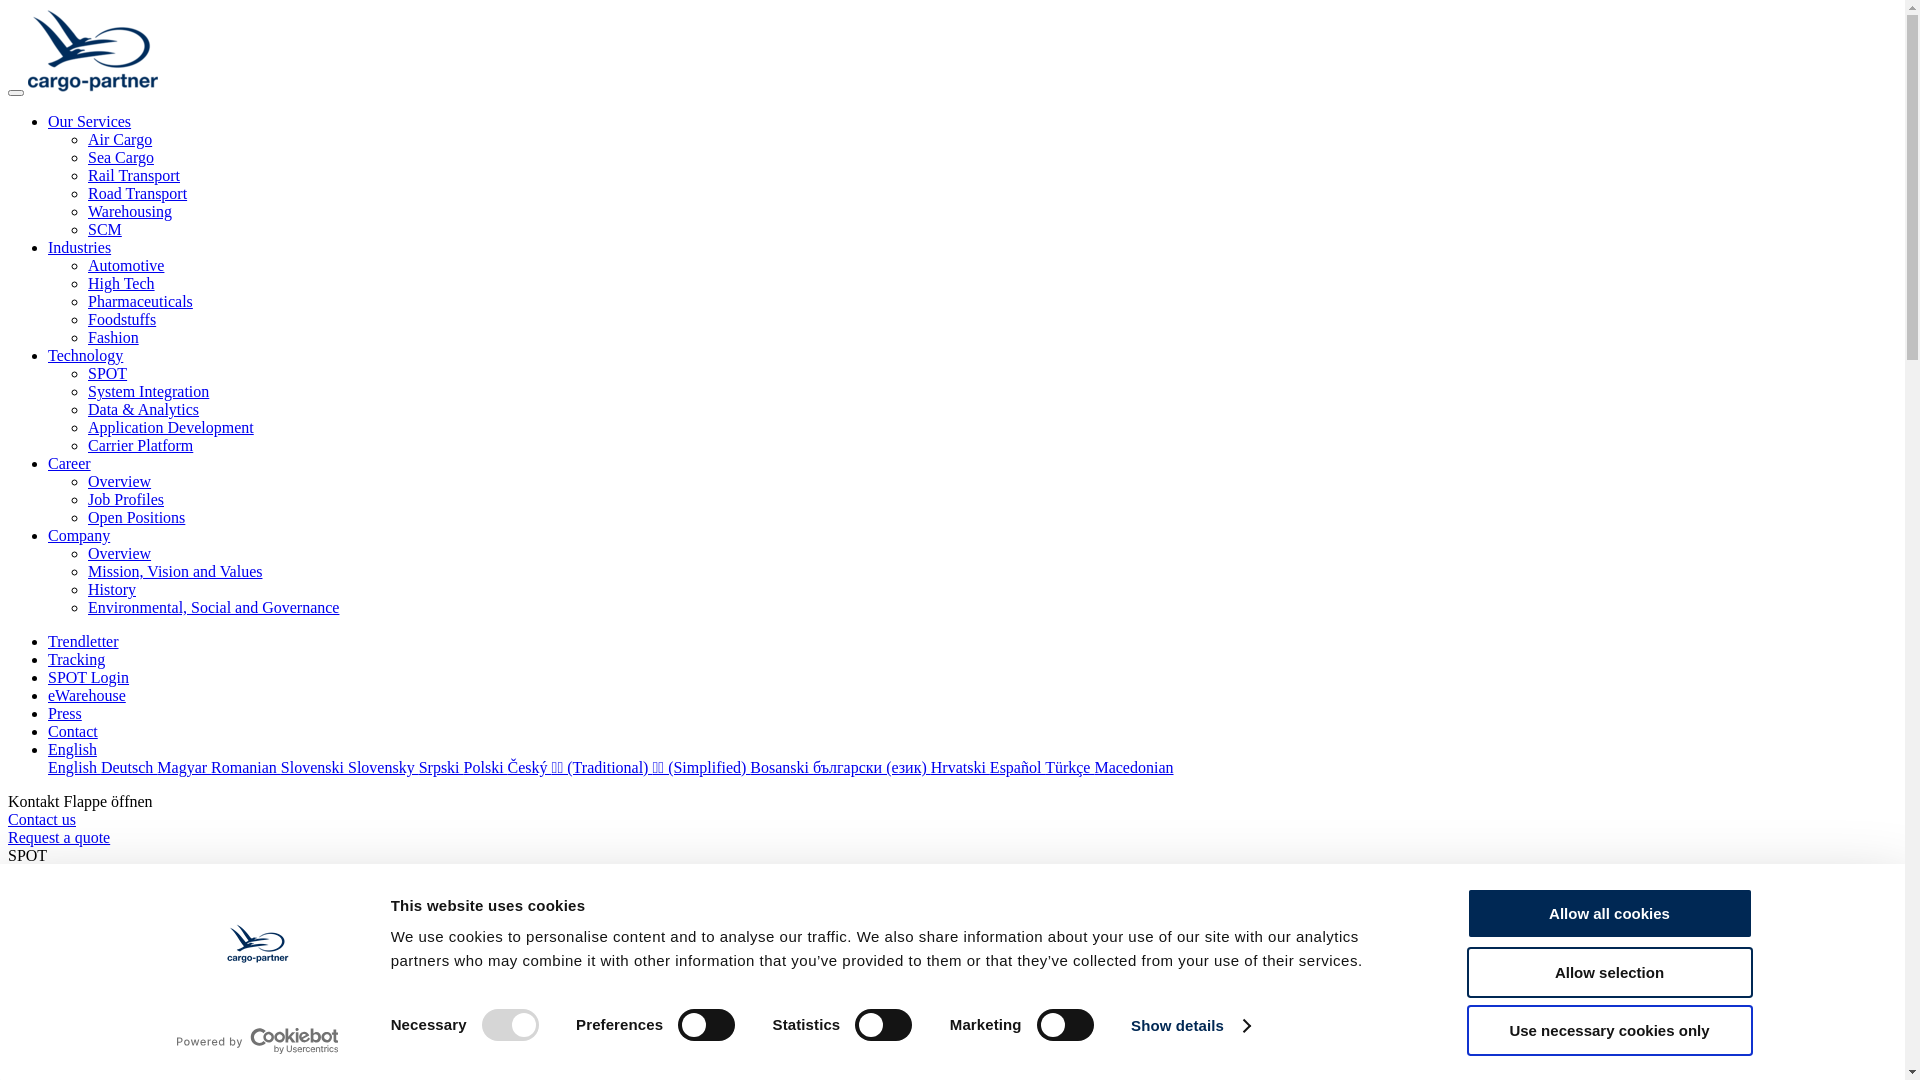 The height and width of the screenshot is (1080, 1920). What do you see at coordinates (112, 336) in the screenshot?
I see `'Fashion'` at bounding box center [112, 336].